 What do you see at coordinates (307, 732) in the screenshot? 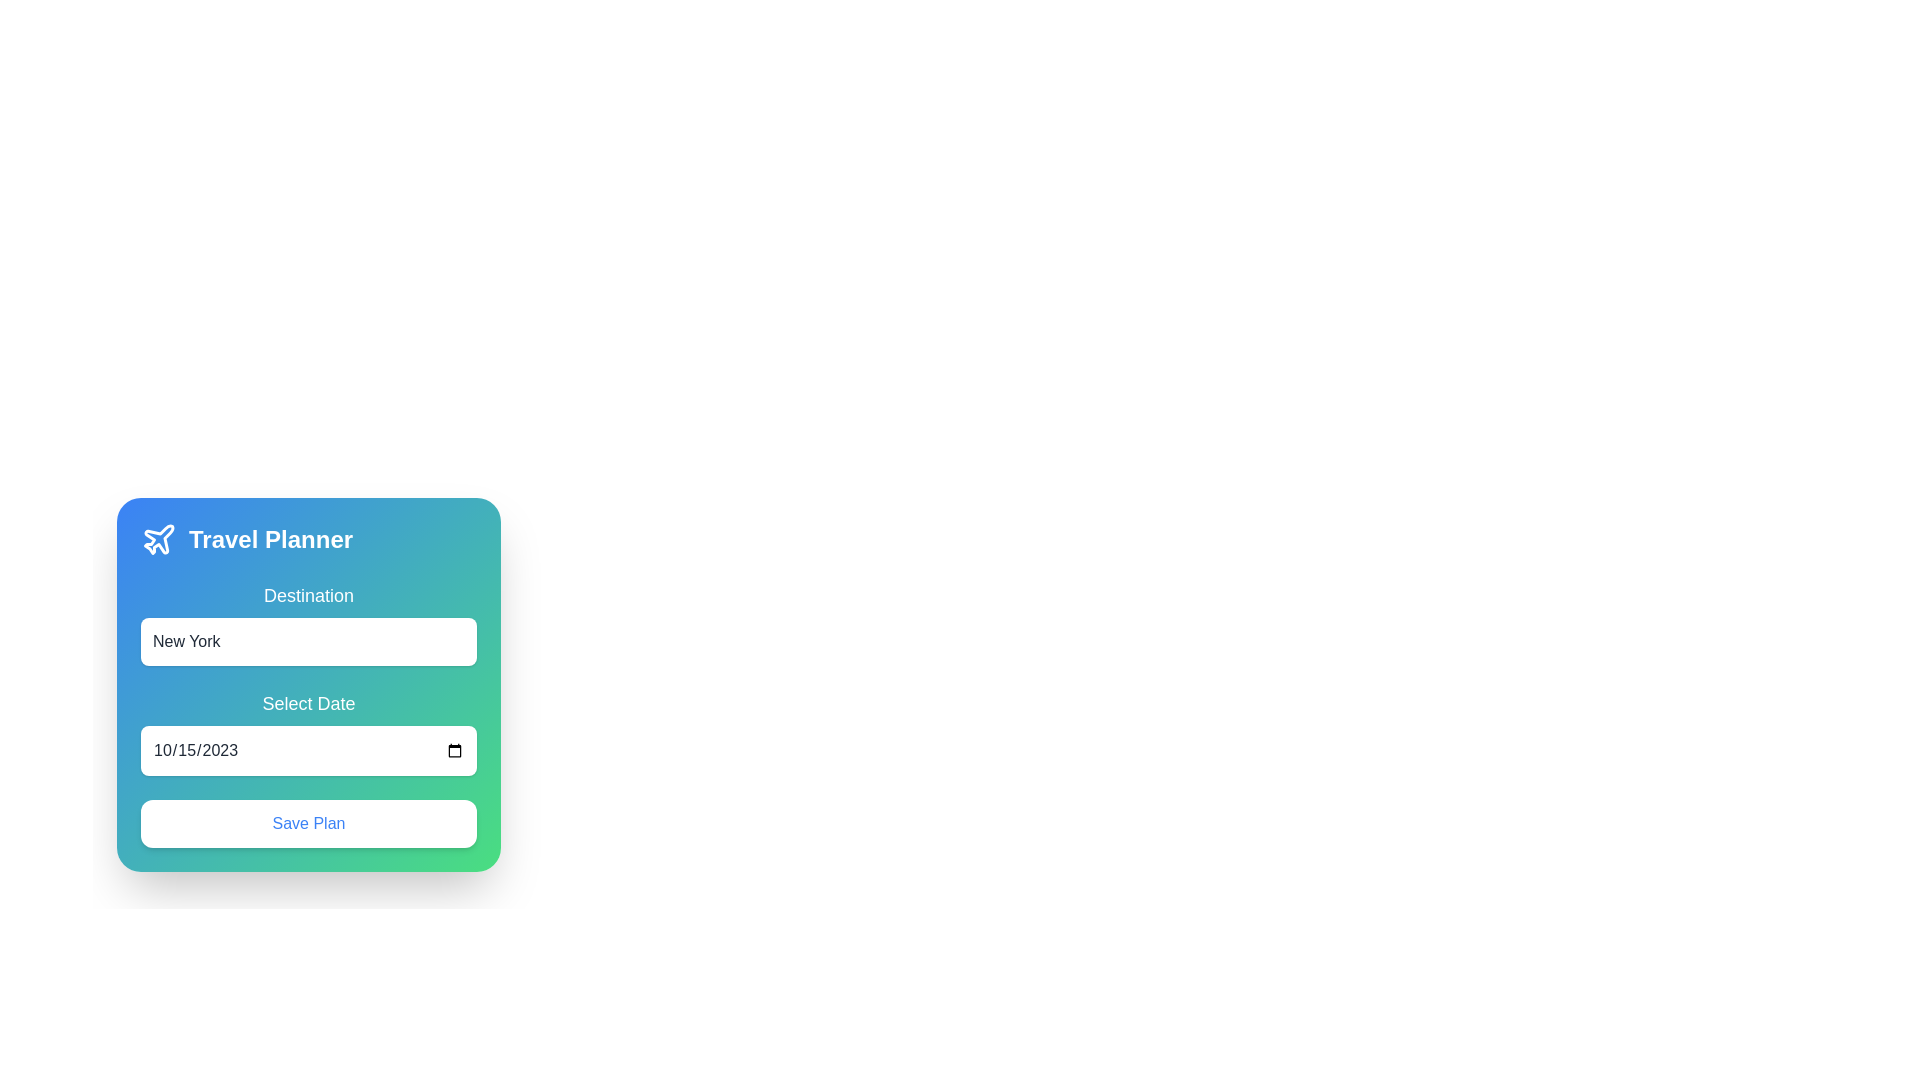
I see `the date input field labeled 'Select Date' to focus on it` at bounding box center [307, 732].